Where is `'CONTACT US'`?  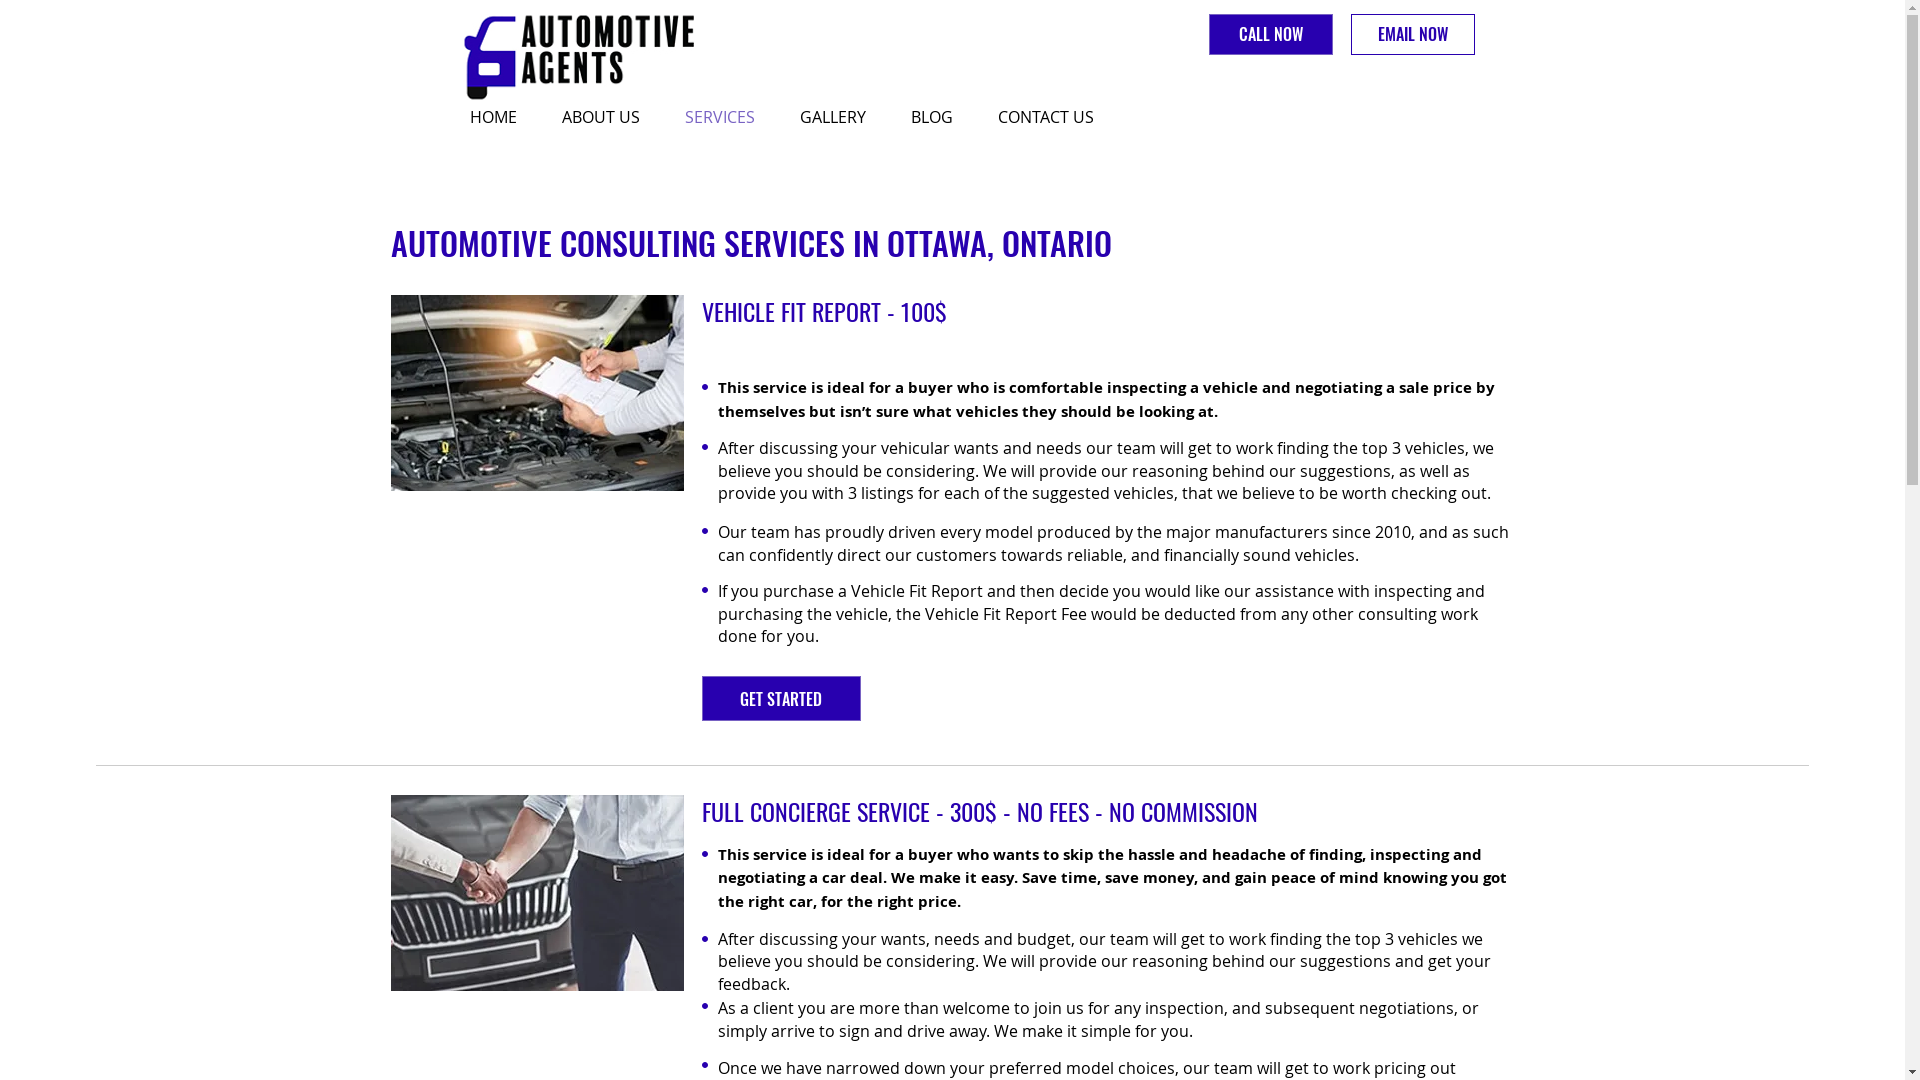 'CONTACT US' is located at coordinates (982, 116).